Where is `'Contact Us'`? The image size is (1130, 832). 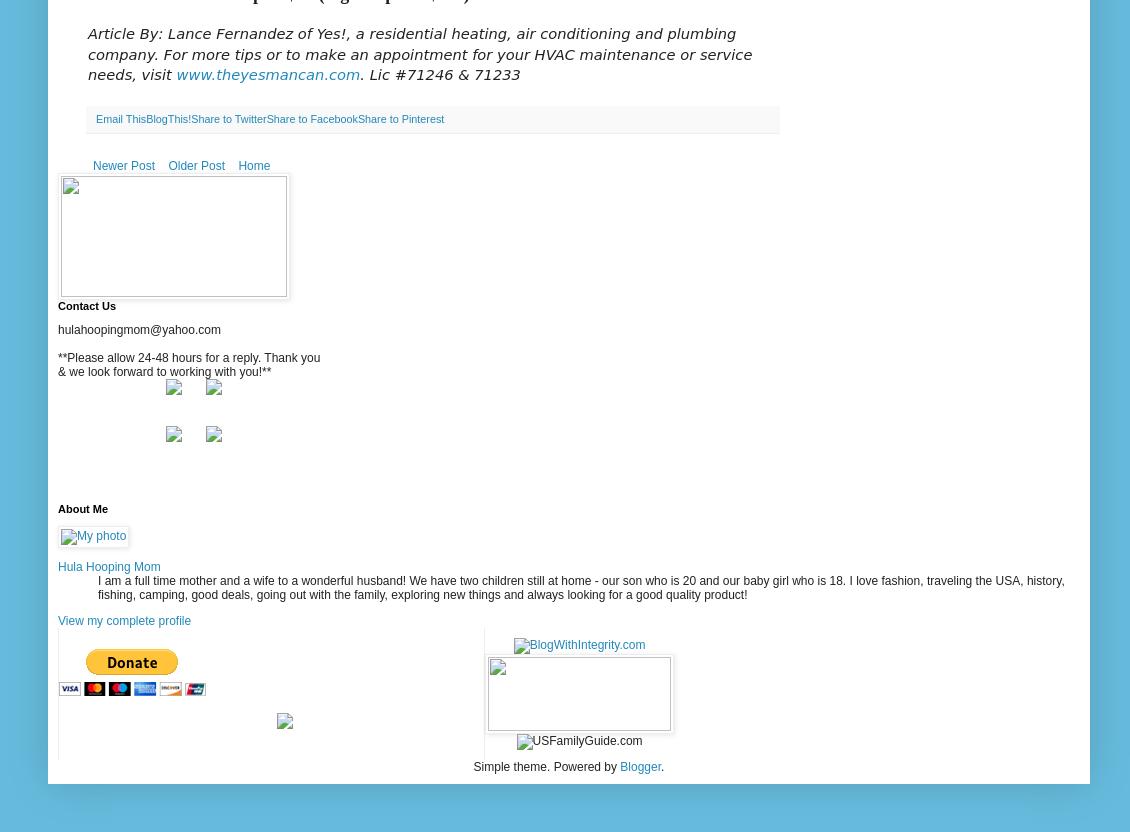
'Contact Us' is located at coordinates (87, 305).